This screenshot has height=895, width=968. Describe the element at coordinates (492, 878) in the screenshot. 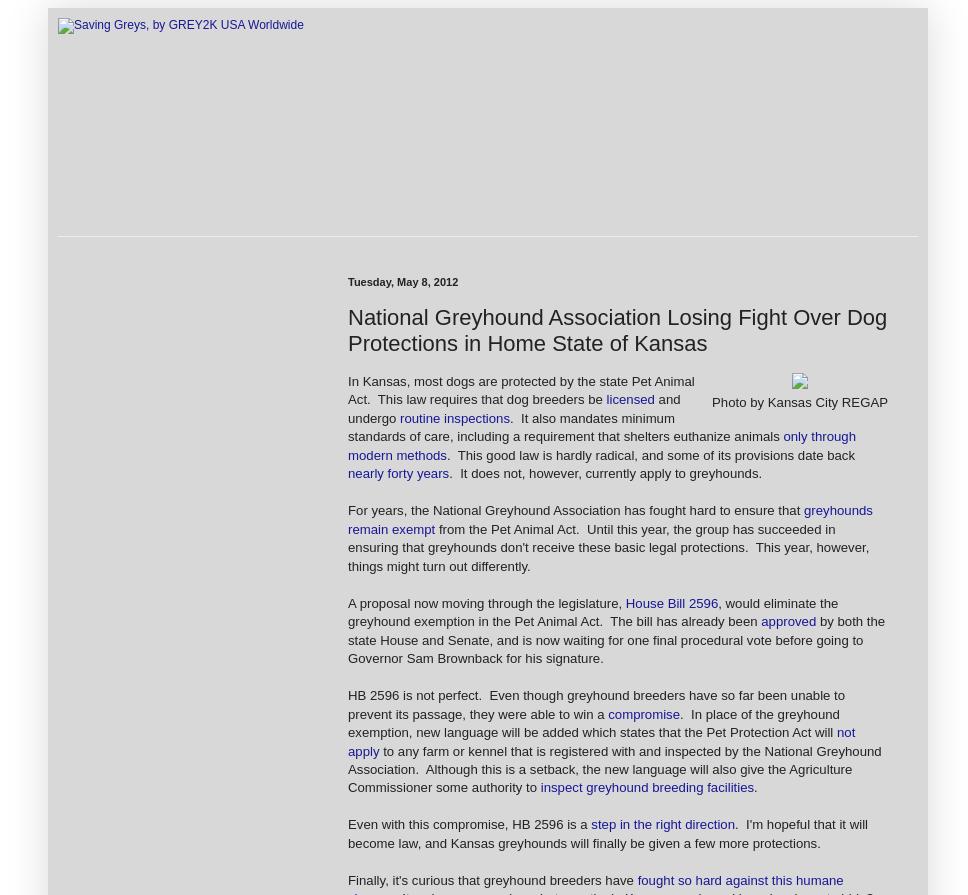

I see `'Finally, it's curious that greyhound breeders have'` at that location.